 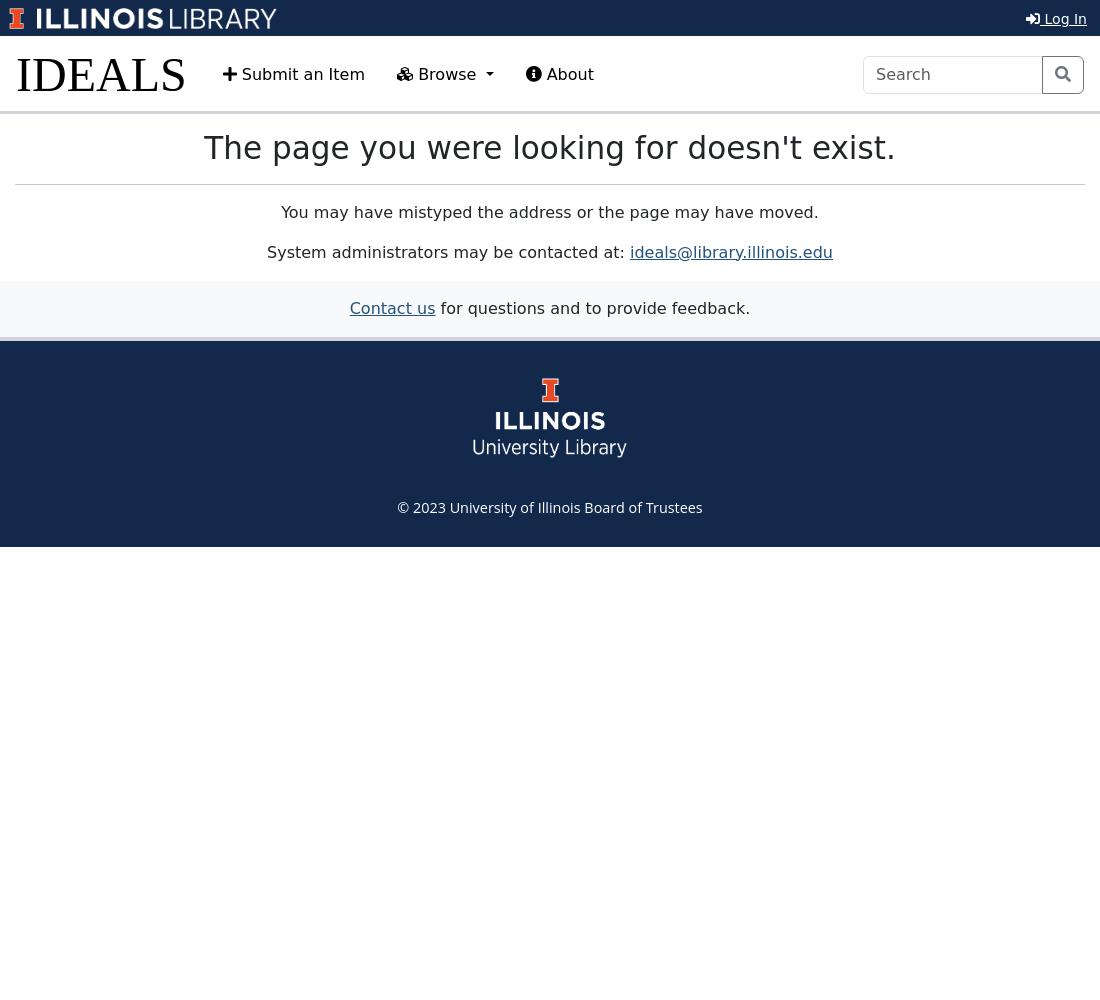 What do you see at coordinates (549, 506) in the screenshot?
I see `'© 2023 University of Illinois Board of Trustees'` at bounding box center [549, 506].